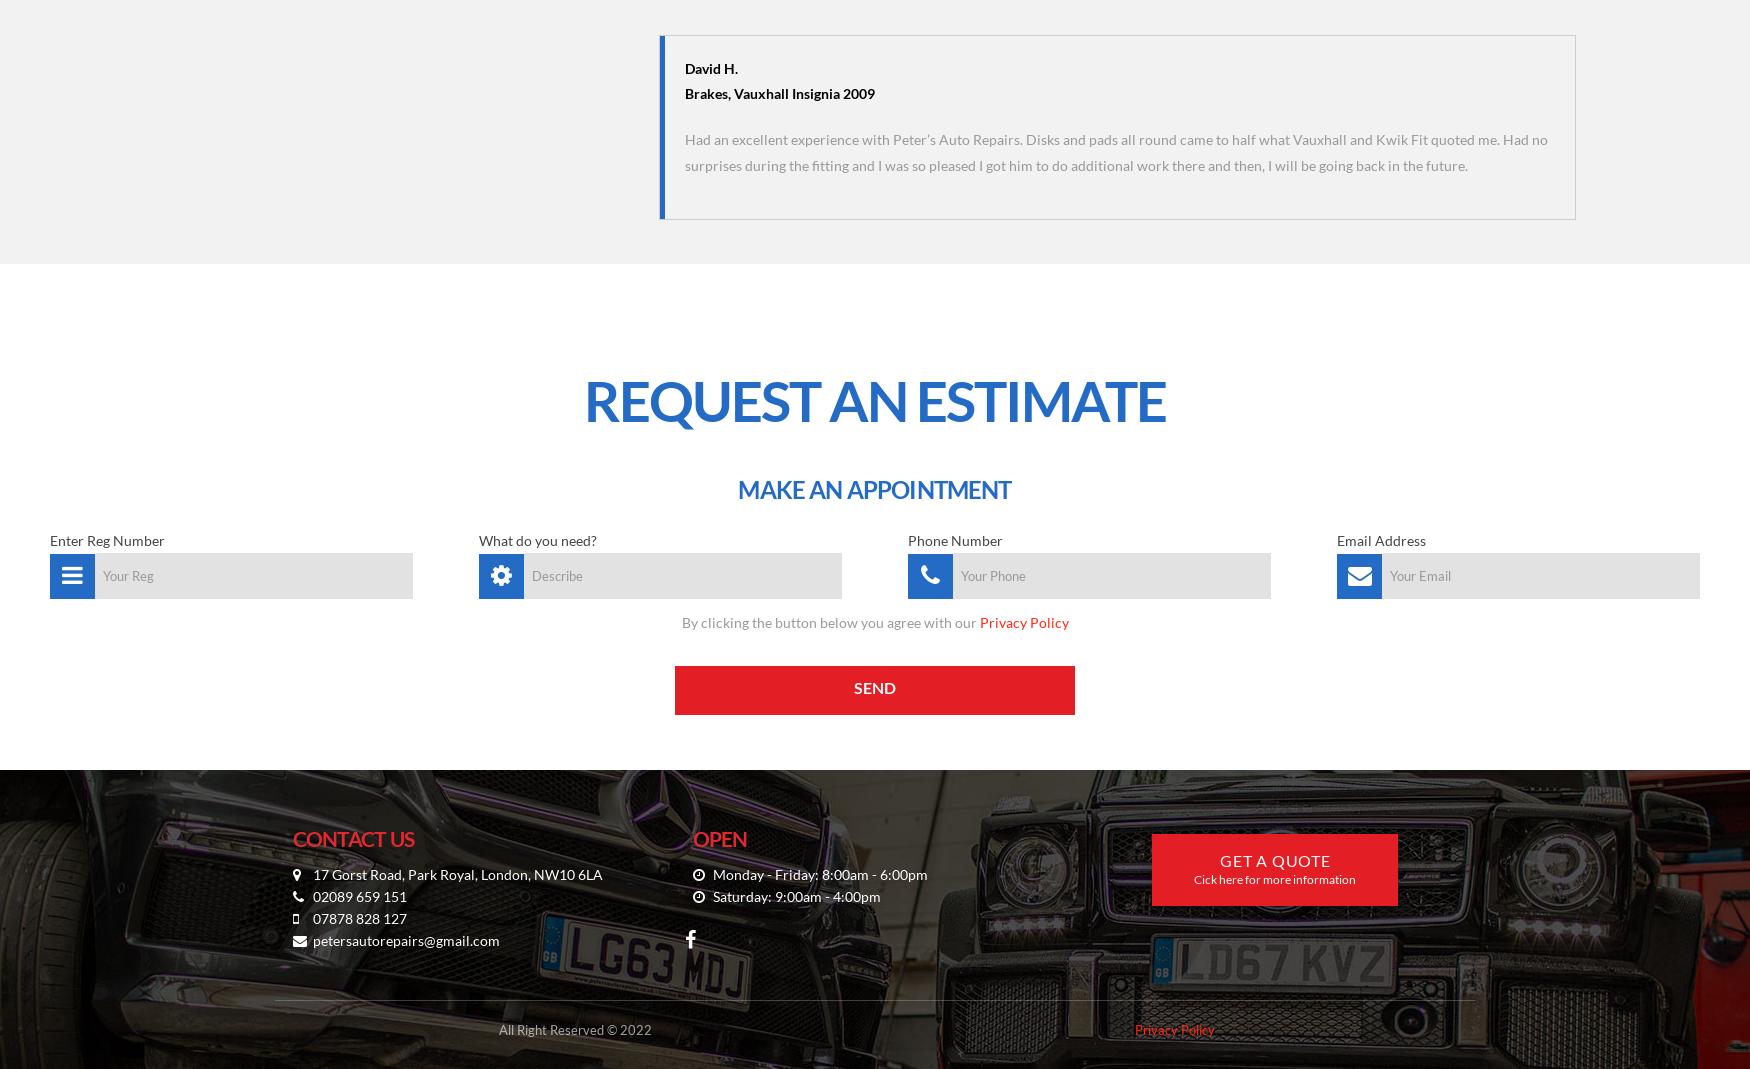  Describe the element at coordinates (456, 872) in the screenshot. I see `'17 Gorst Road, Park Royal, London, NW10 6LA'` at that location.